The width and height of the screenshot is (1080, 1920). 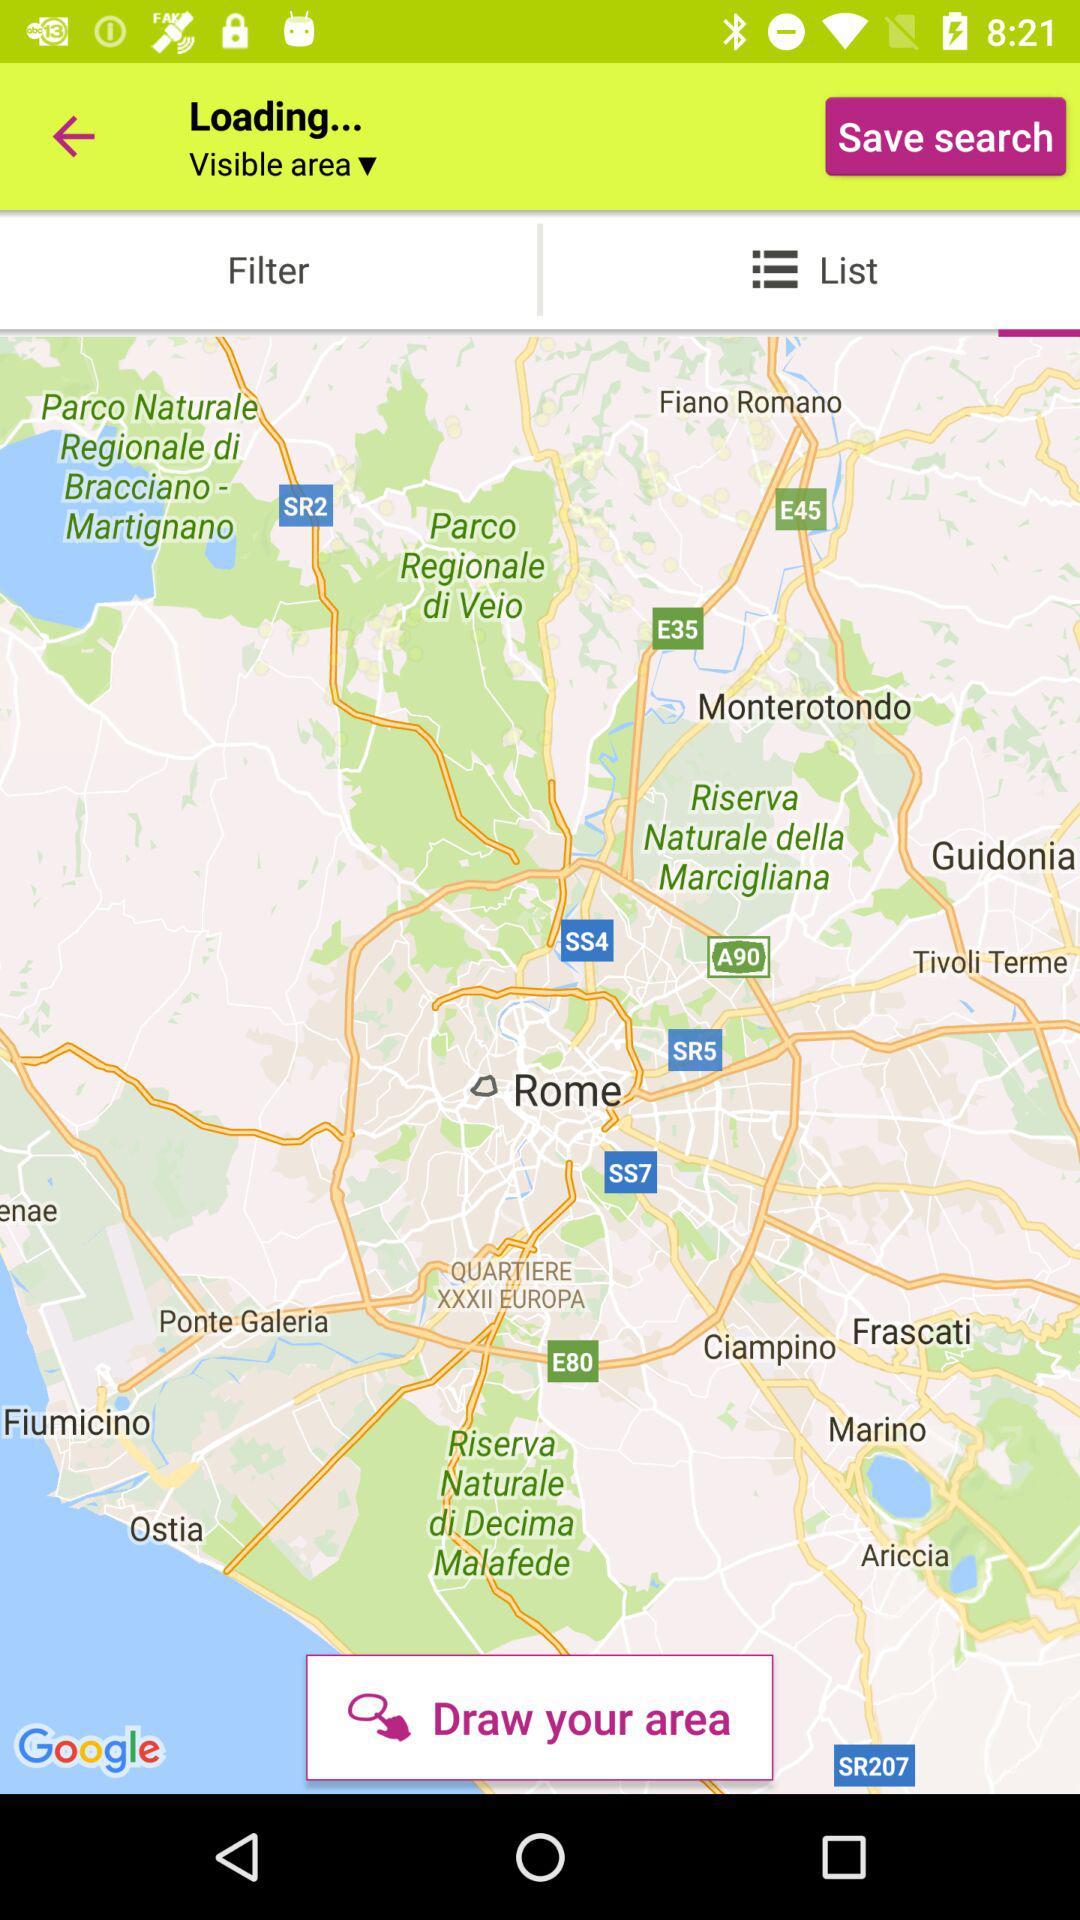 I want to click on the icon next to loading... icon, so click(x=945, y=135).